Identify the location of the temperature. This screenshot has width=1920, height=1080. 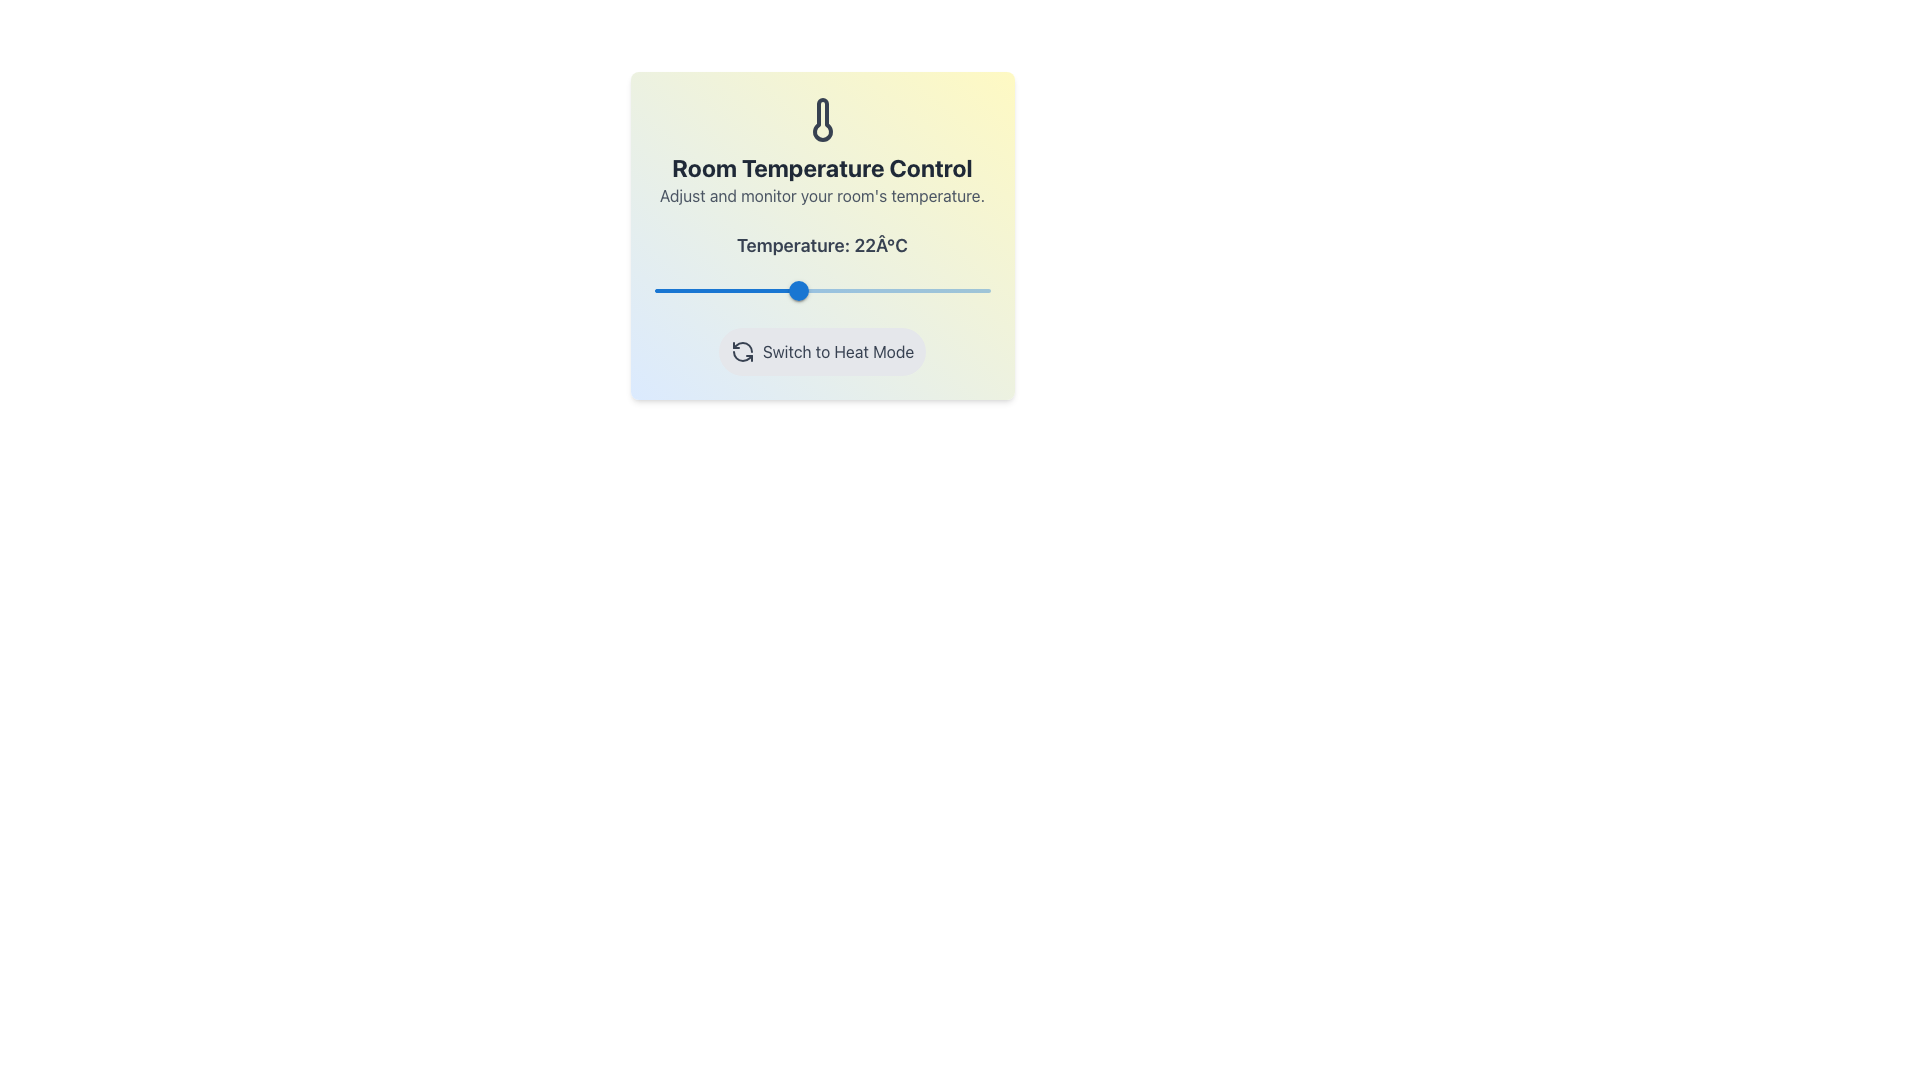
(922, 290).